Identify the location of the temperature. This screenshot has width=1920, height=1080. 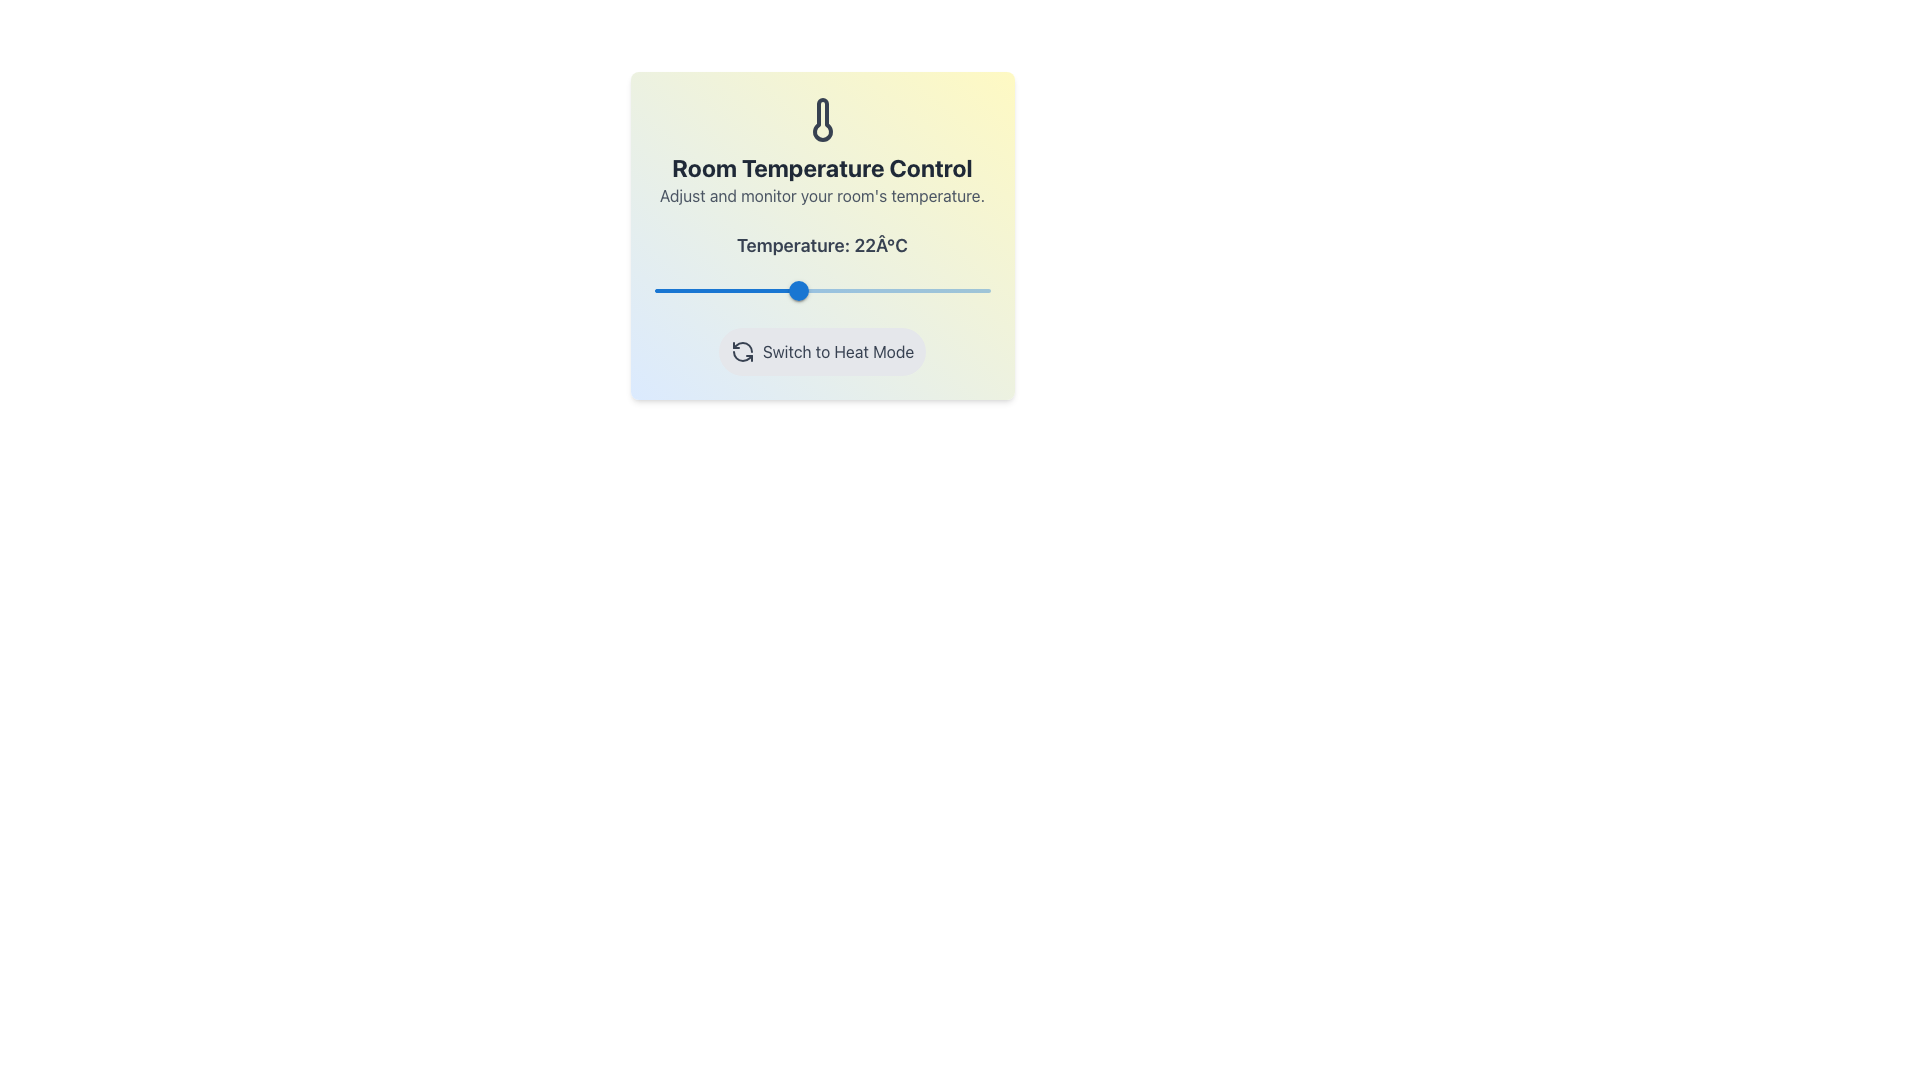
(922, 290).